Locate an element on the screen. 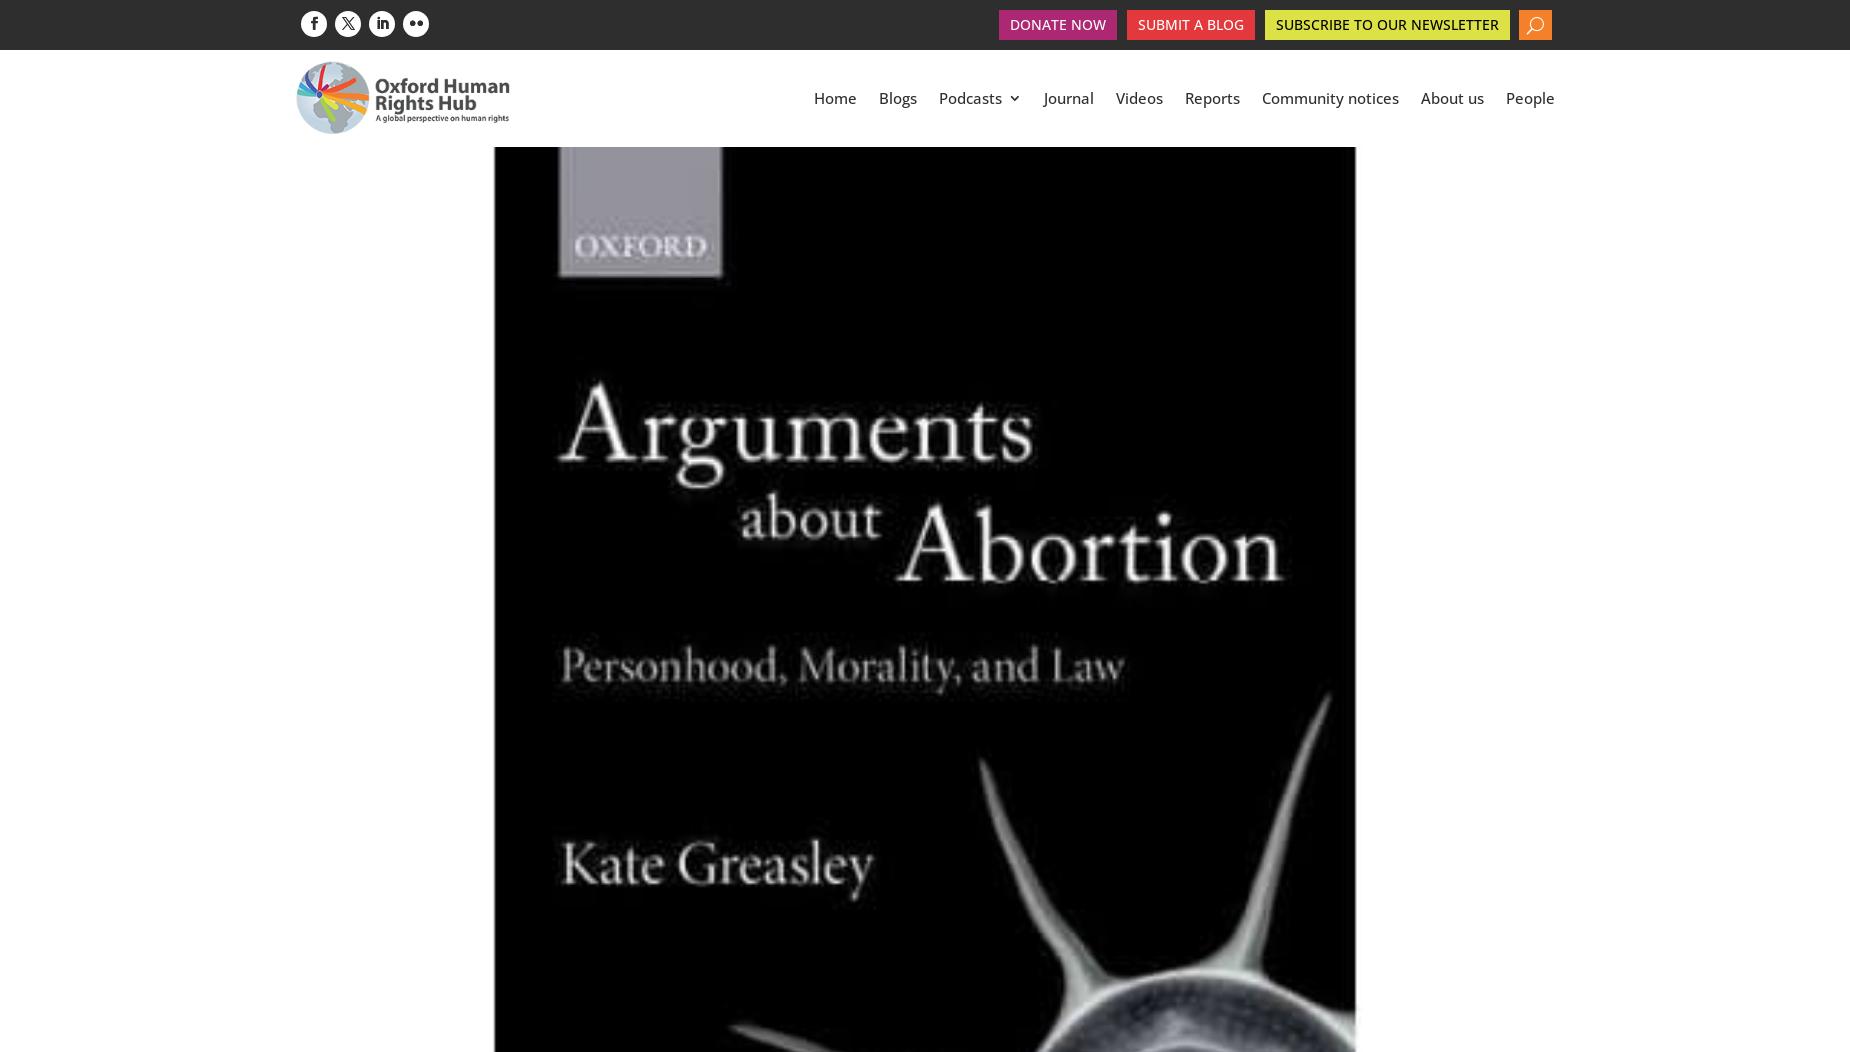  'Subscribe to our newsletter' is located at coordinates (1385, 24).